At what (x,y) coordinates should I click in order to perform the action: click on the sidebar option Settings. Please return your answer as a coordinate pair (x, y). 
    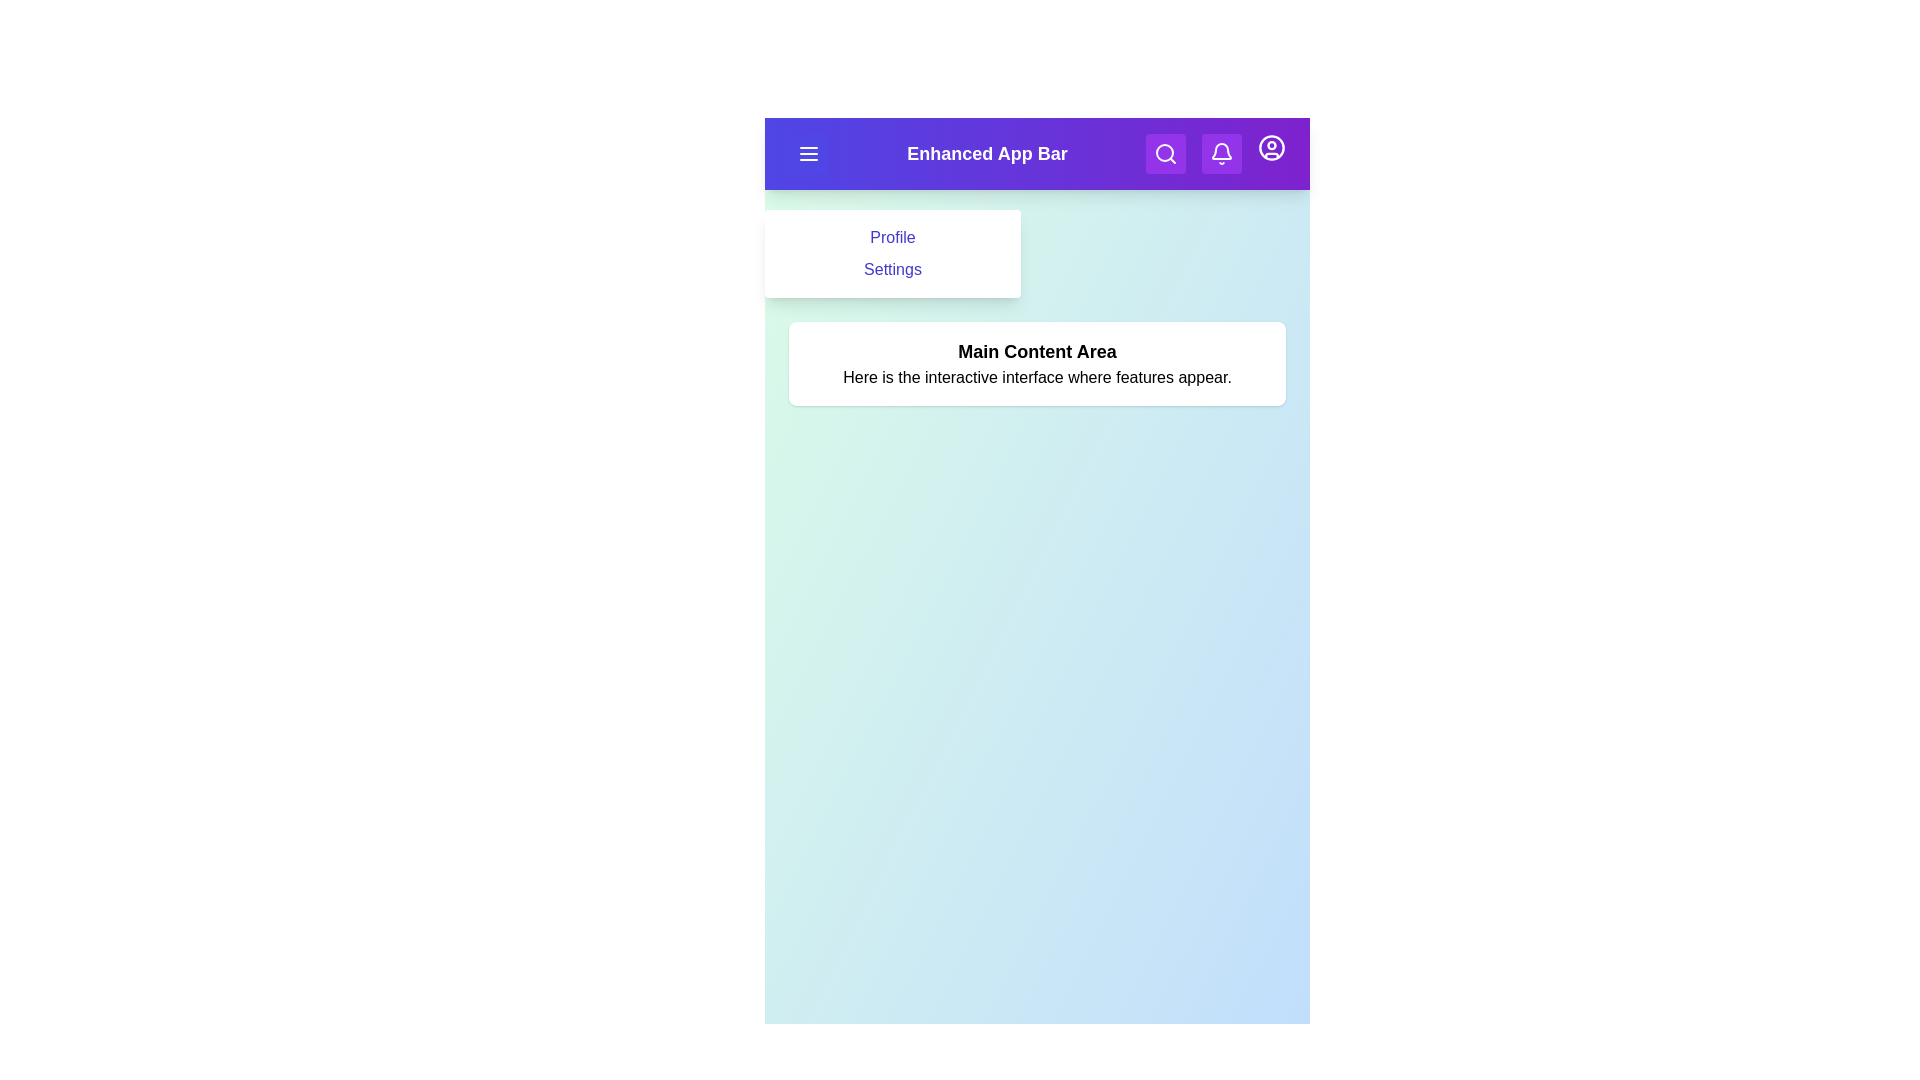
    Looking at the image, I should click on (891, 270).